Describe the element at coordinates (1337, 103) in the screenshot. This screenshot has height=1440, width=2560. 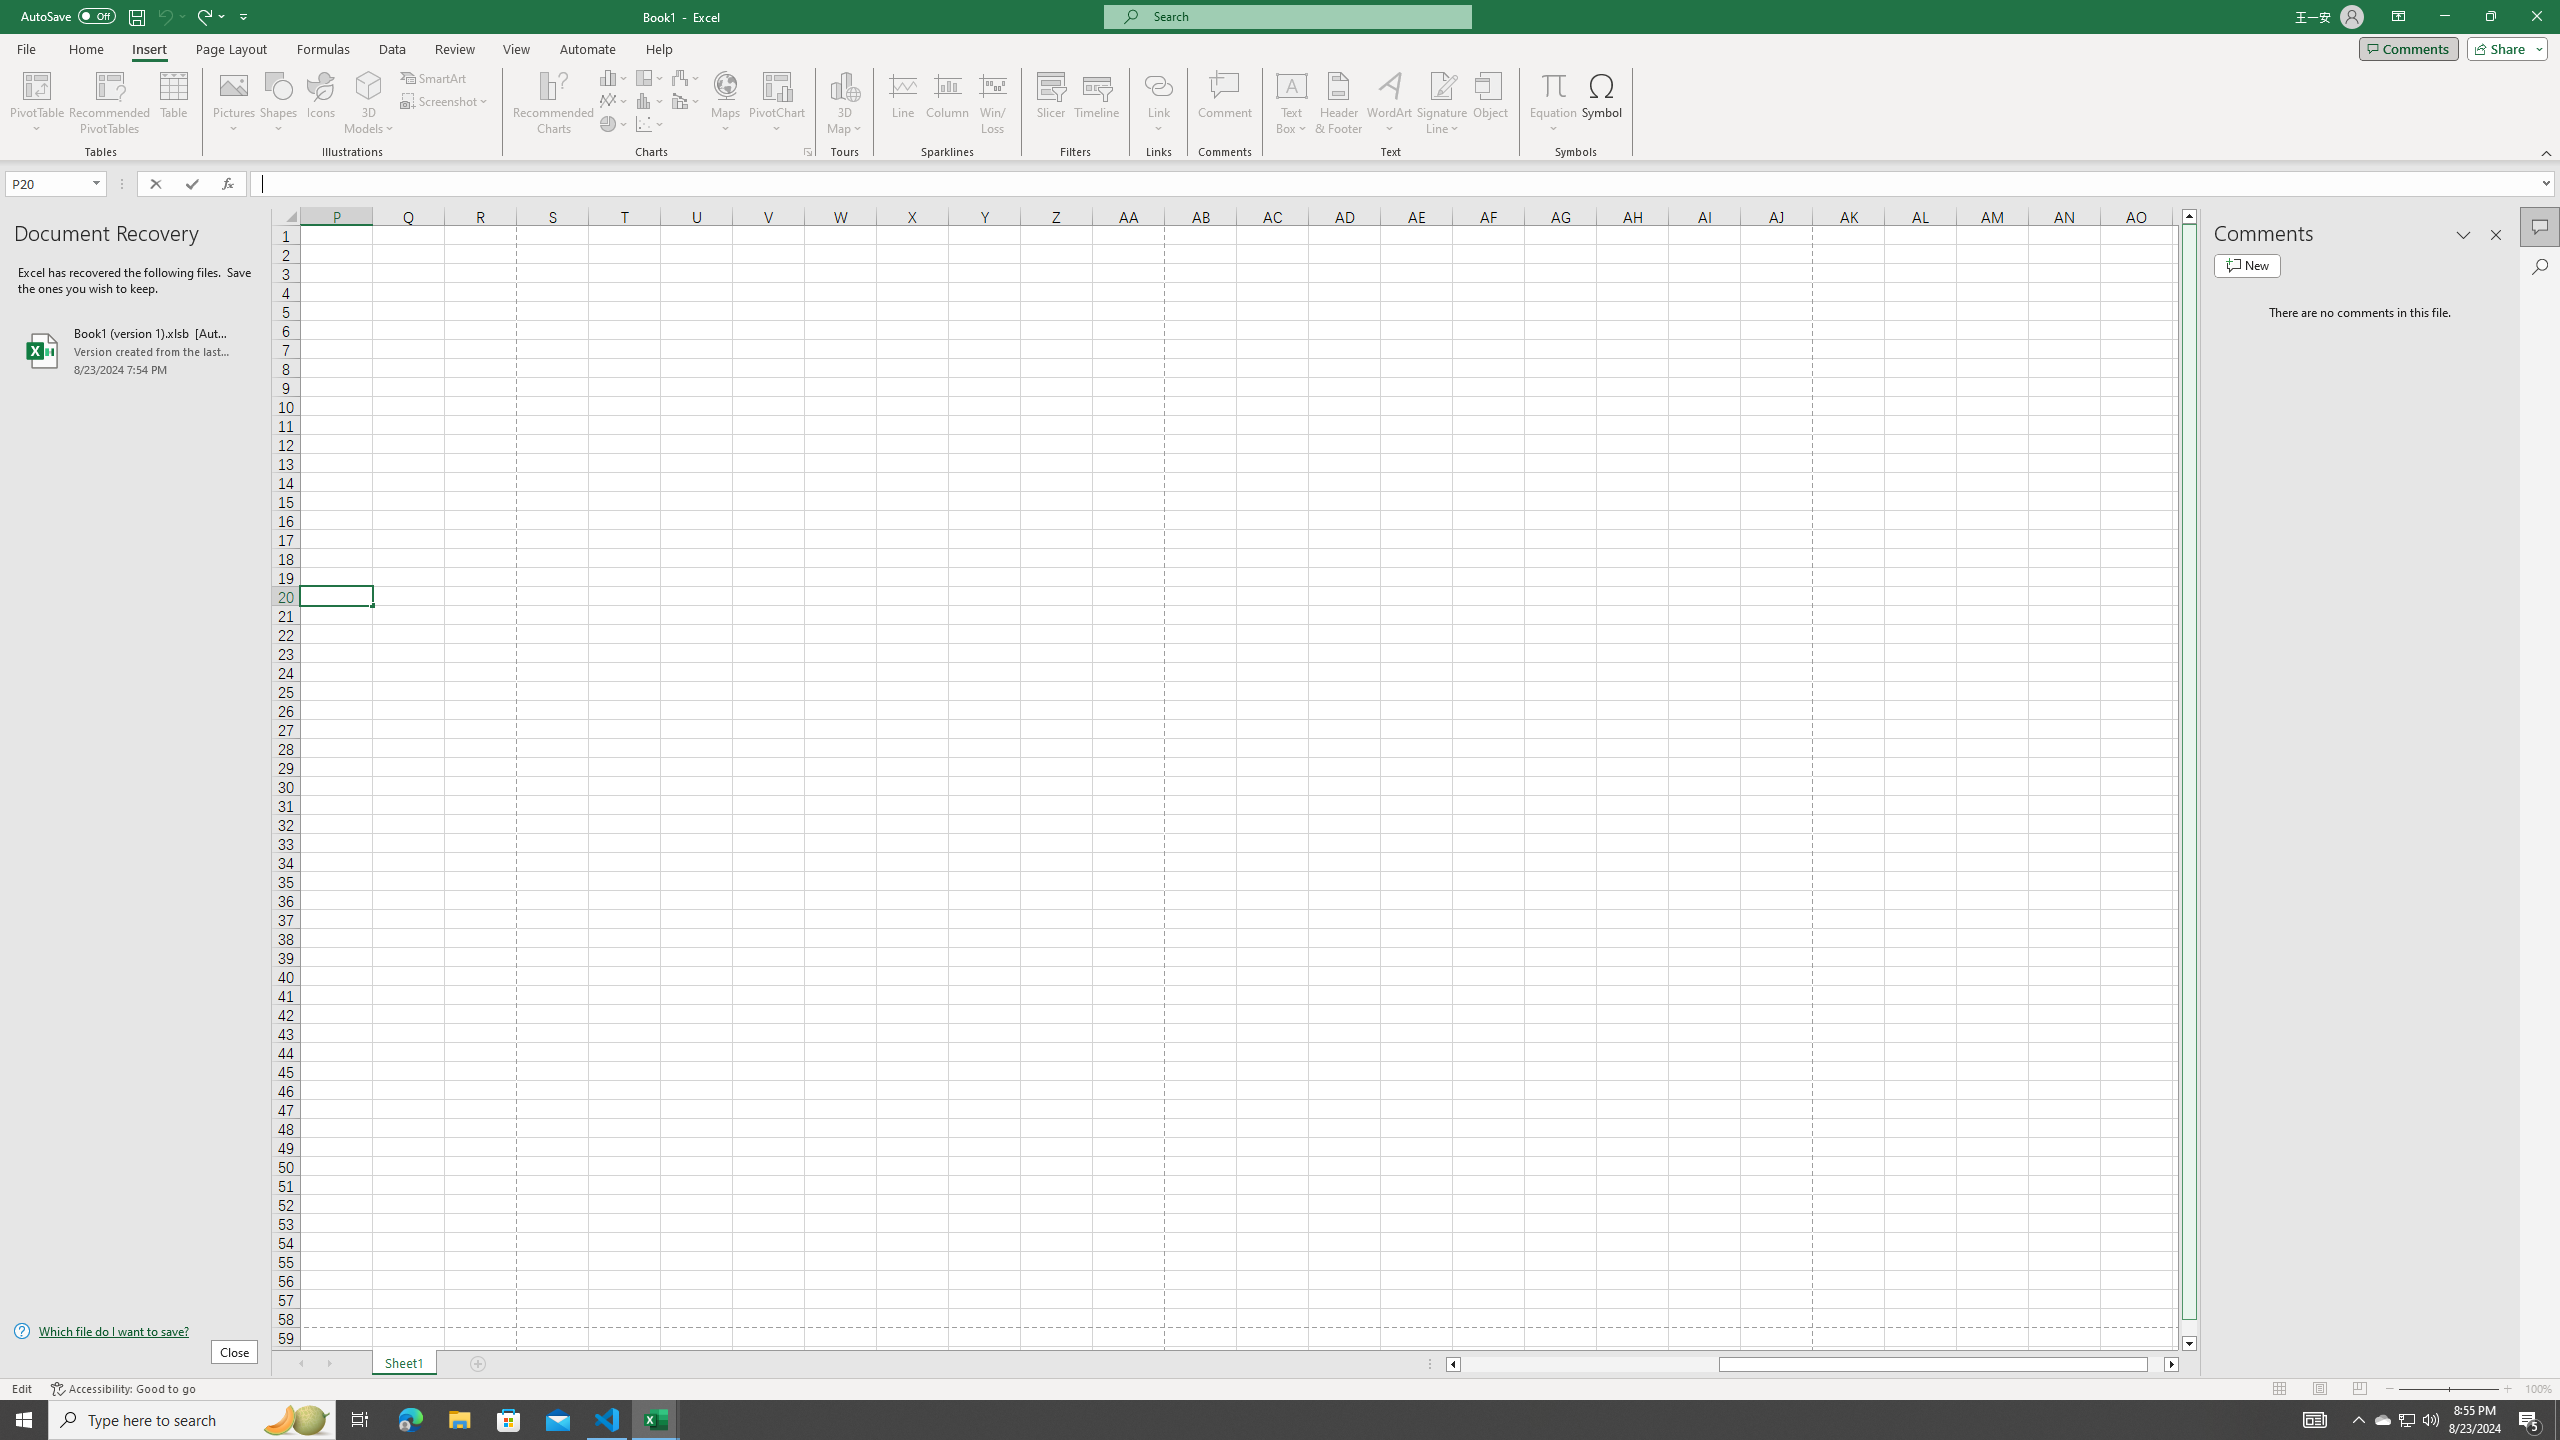
I see `'Header & Footer...'` at that location.